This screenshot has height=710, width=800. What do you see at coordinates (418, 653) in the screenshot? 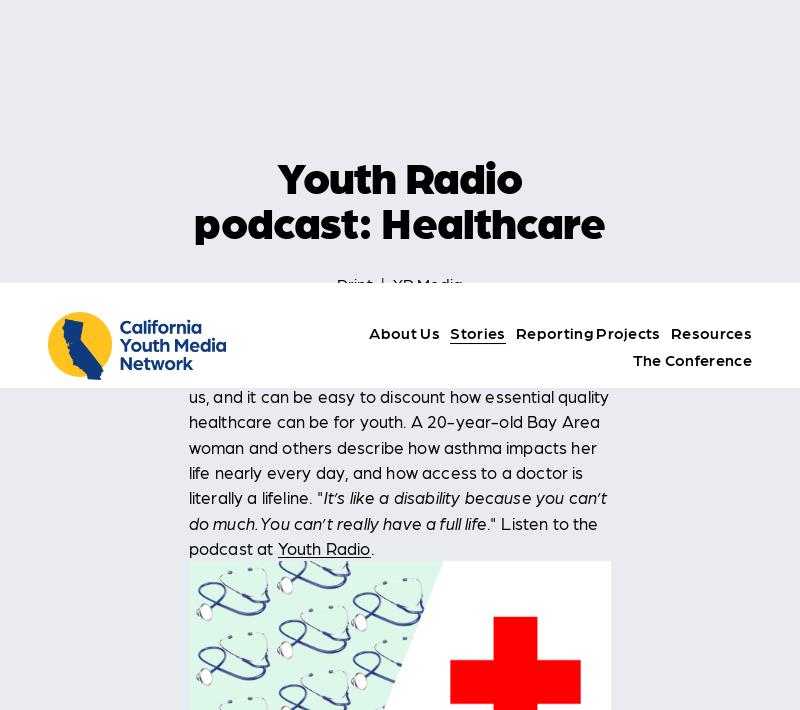
I see `'Yes,'` at bounding box center [418, 653].